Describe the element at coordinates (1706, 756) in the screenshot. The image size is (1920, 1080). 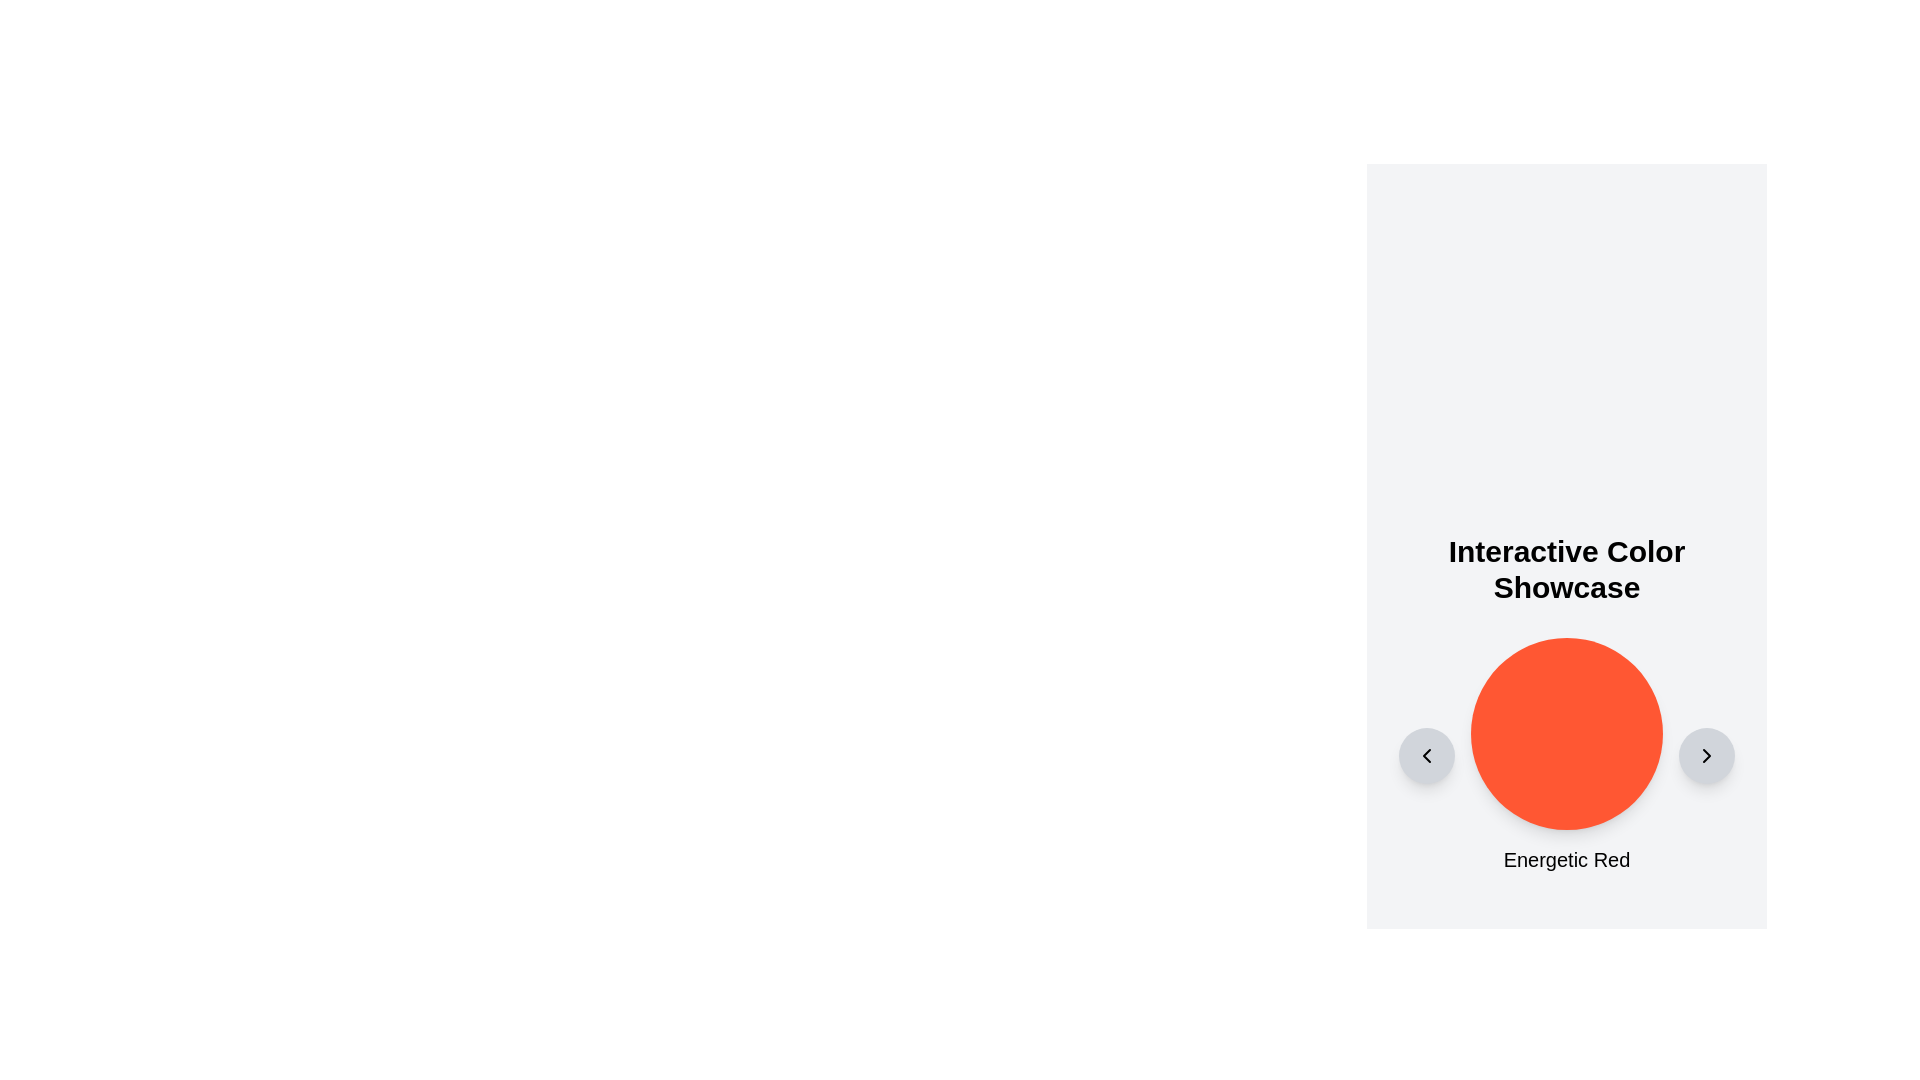
I see `the circular button with a light gray background and a right-pointing chevron icon` at that location.